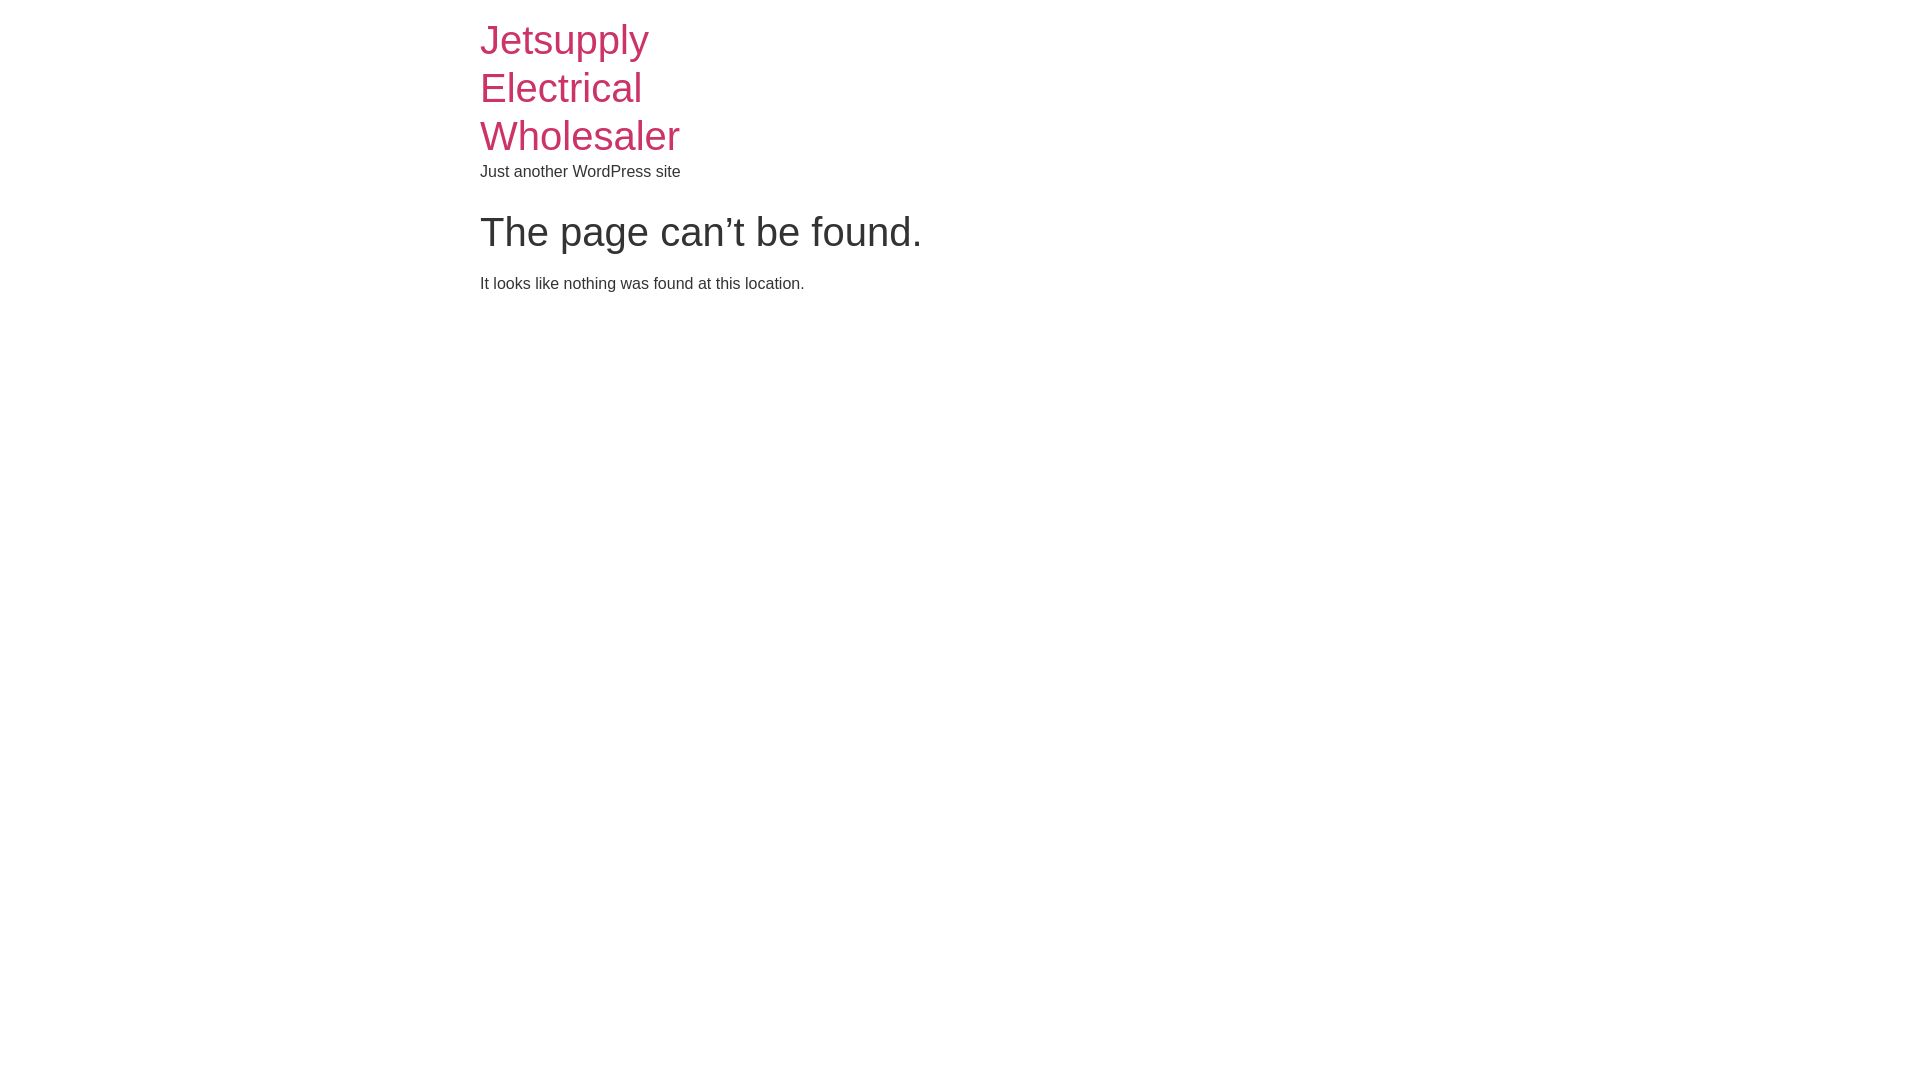  What do you see at coordinates (579, 87) in the screenshot?
I see `'Jetsupply Electrical Wholesaler'` at bounding box center [579, 87].